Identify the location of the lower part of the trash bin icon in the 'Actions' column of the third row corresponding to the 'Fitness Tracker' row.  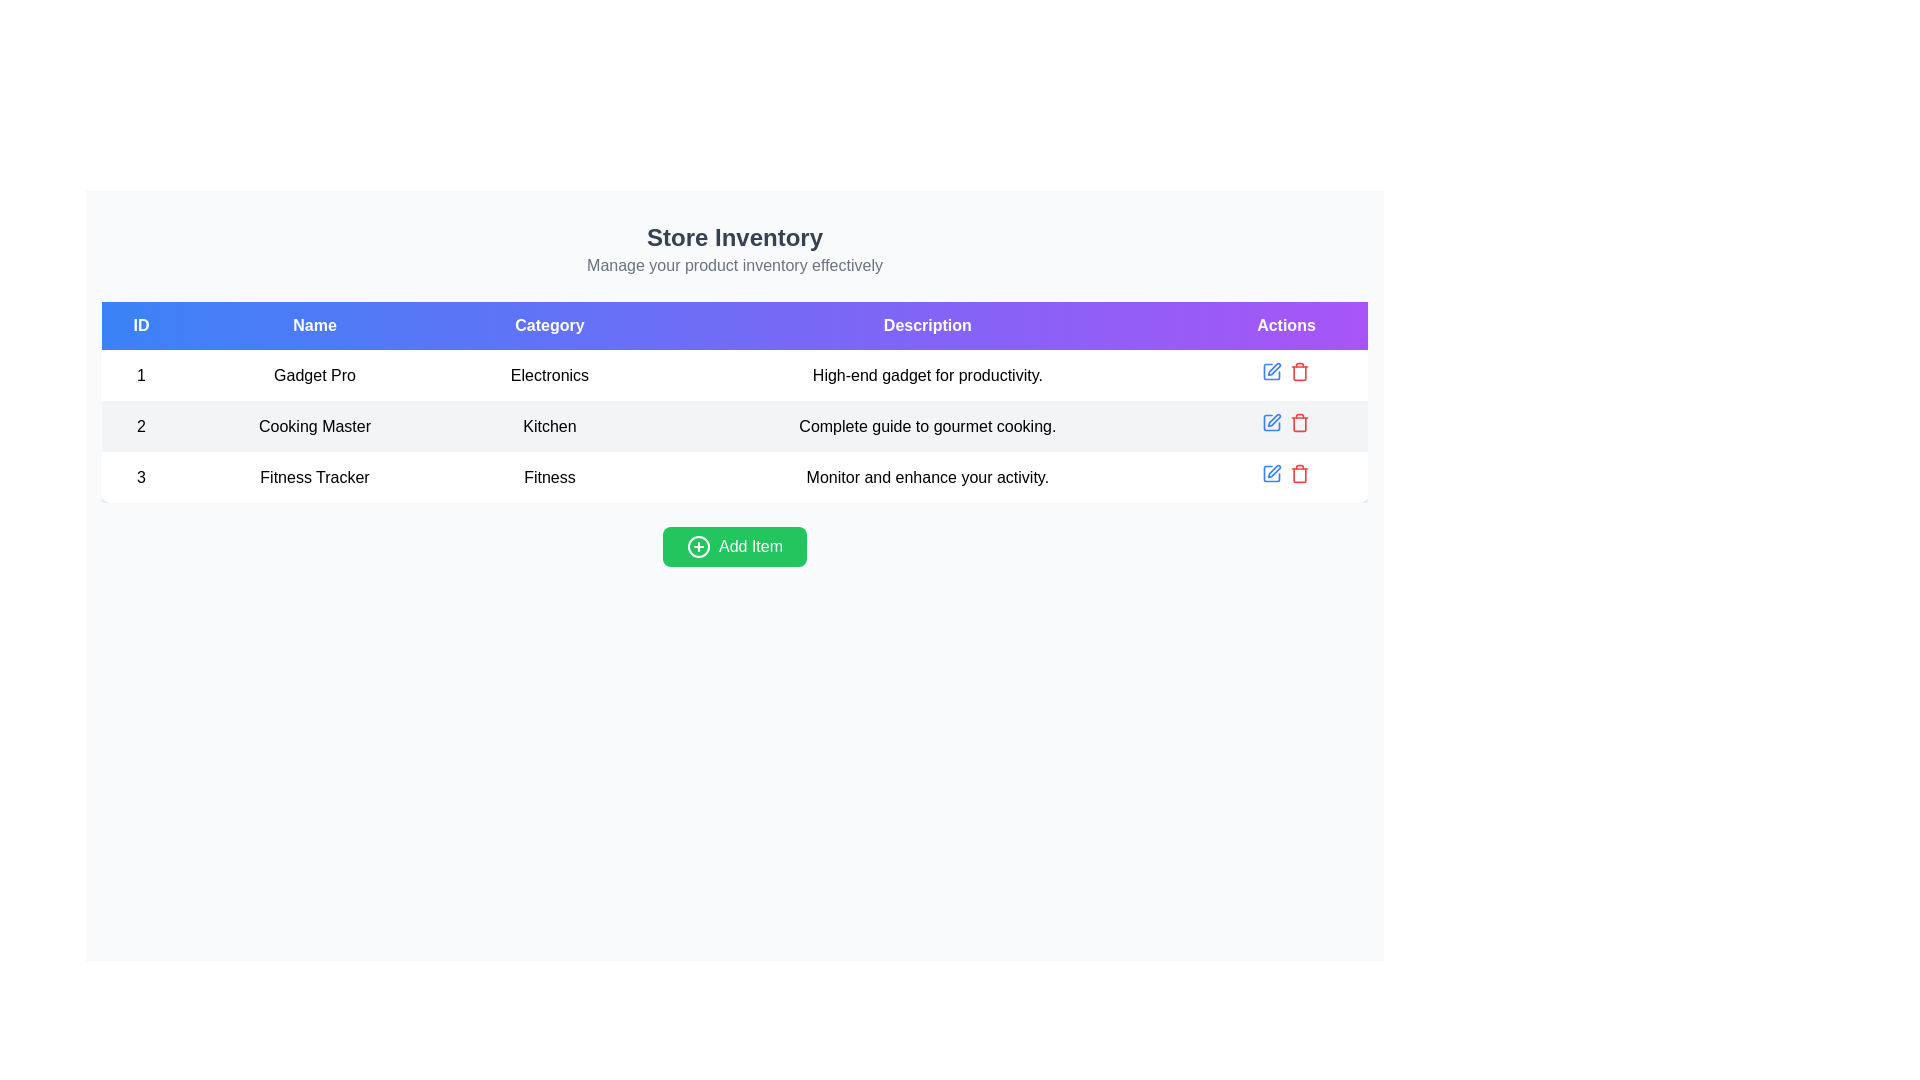
(1300, 475).